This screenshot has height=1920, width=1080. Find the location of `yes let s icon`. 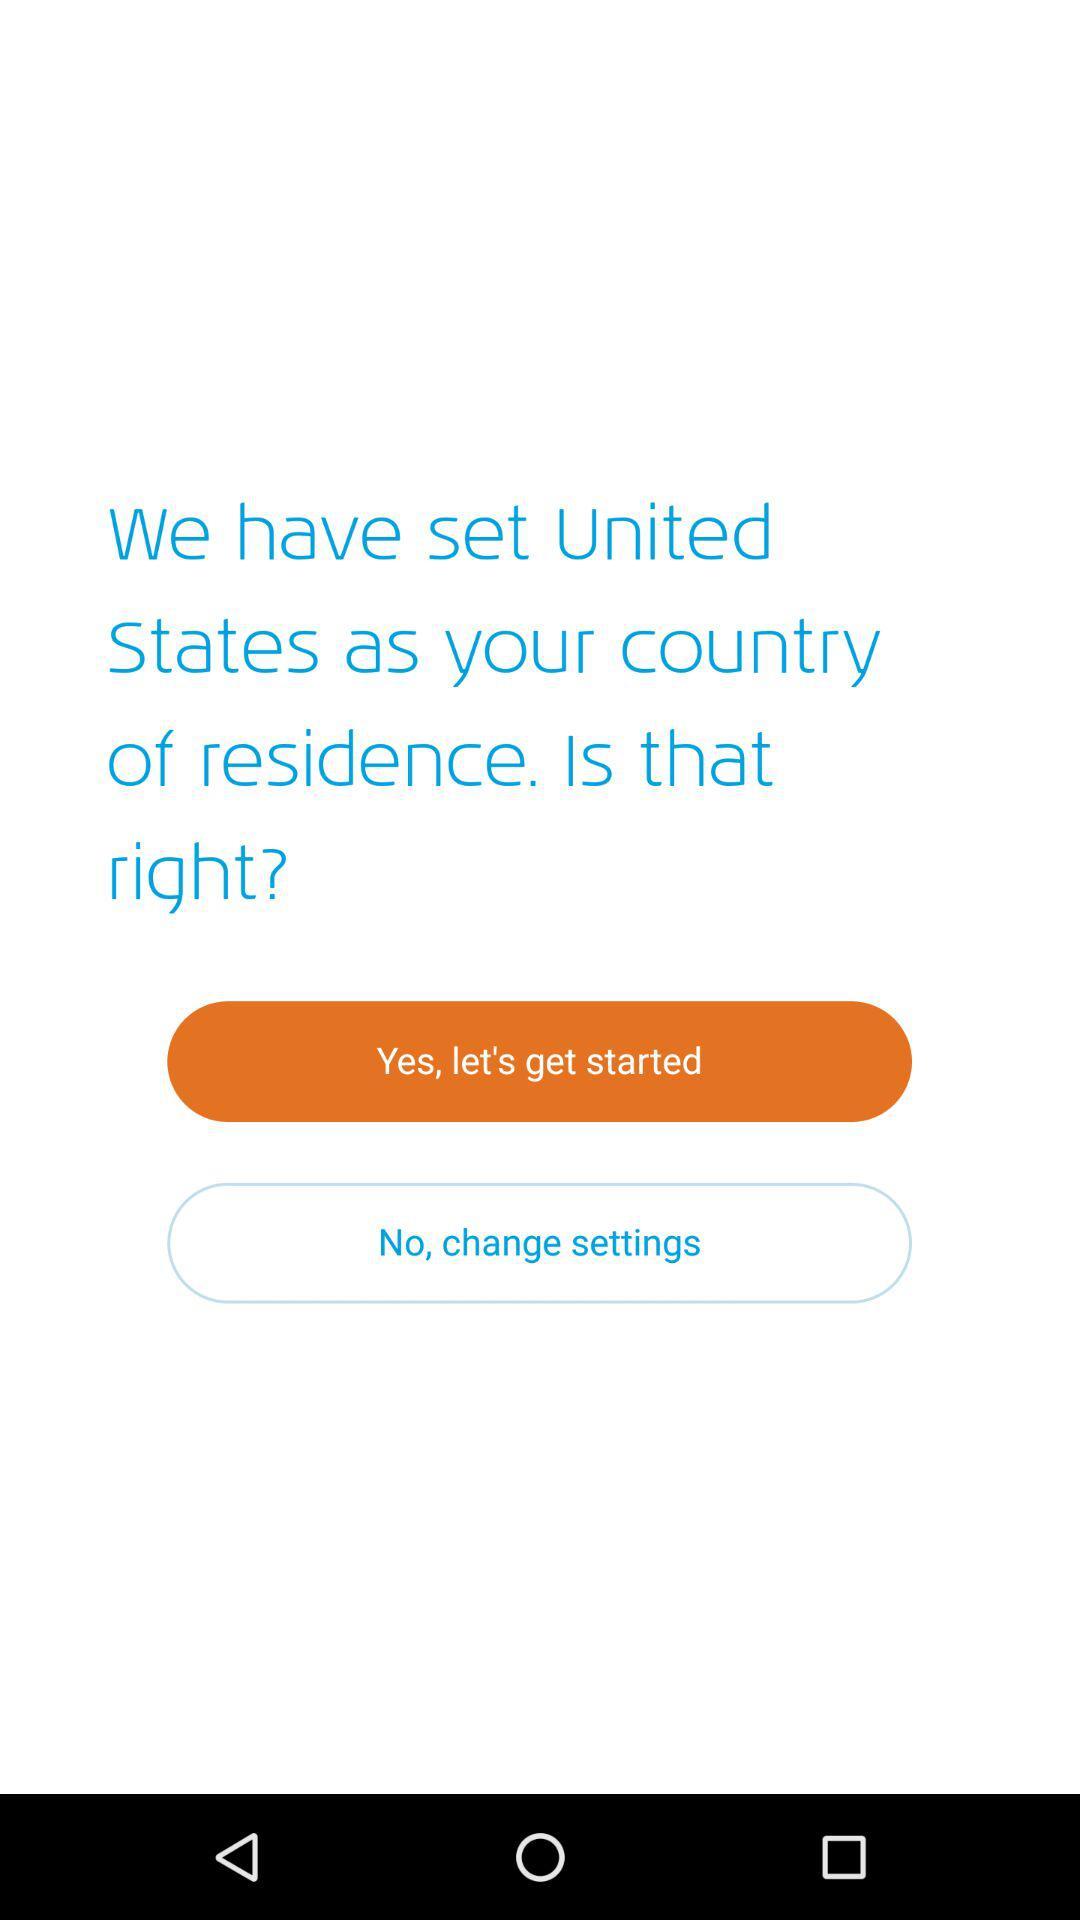

yes let s icon is located at coordinates (538, 1060).